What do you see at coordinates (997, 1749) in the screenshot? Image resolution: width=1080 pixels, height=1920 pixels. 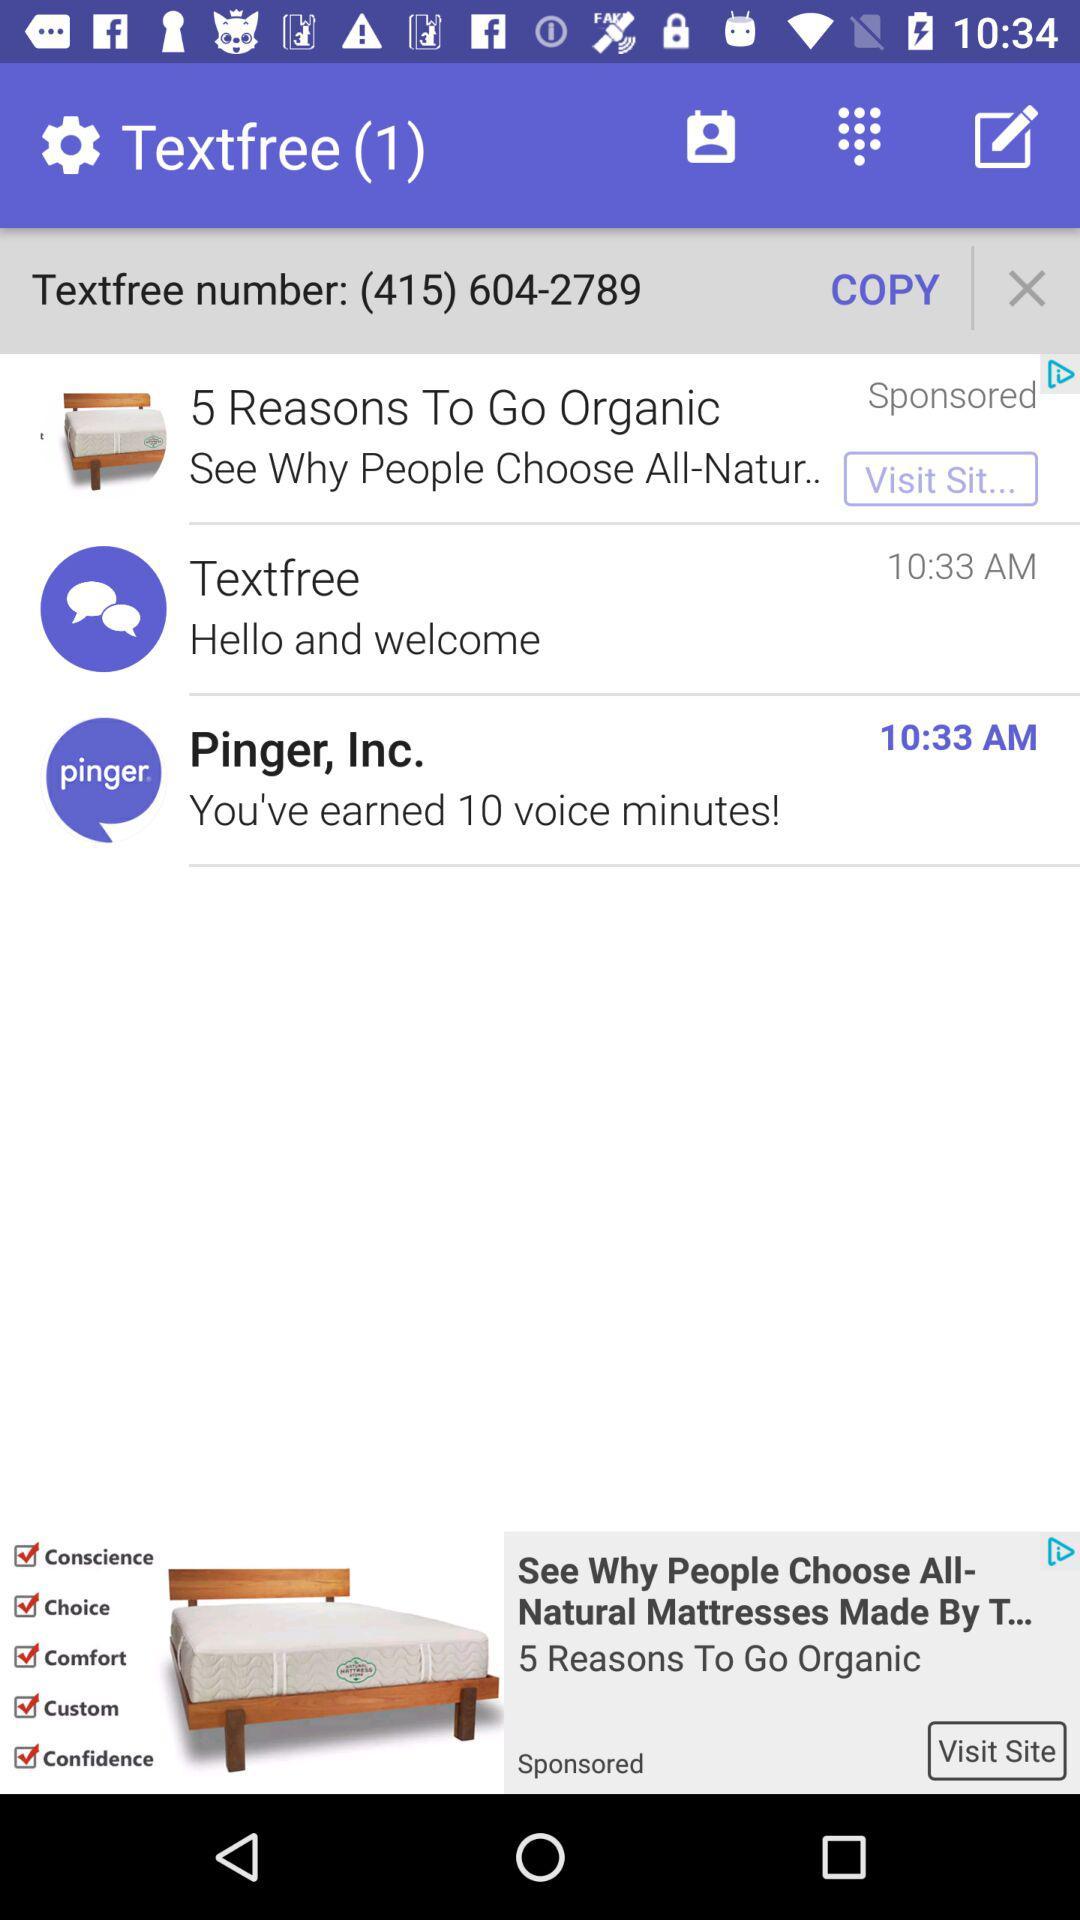 I see `the item below the 5 reasons to item` at bounding box center [997, 1749].